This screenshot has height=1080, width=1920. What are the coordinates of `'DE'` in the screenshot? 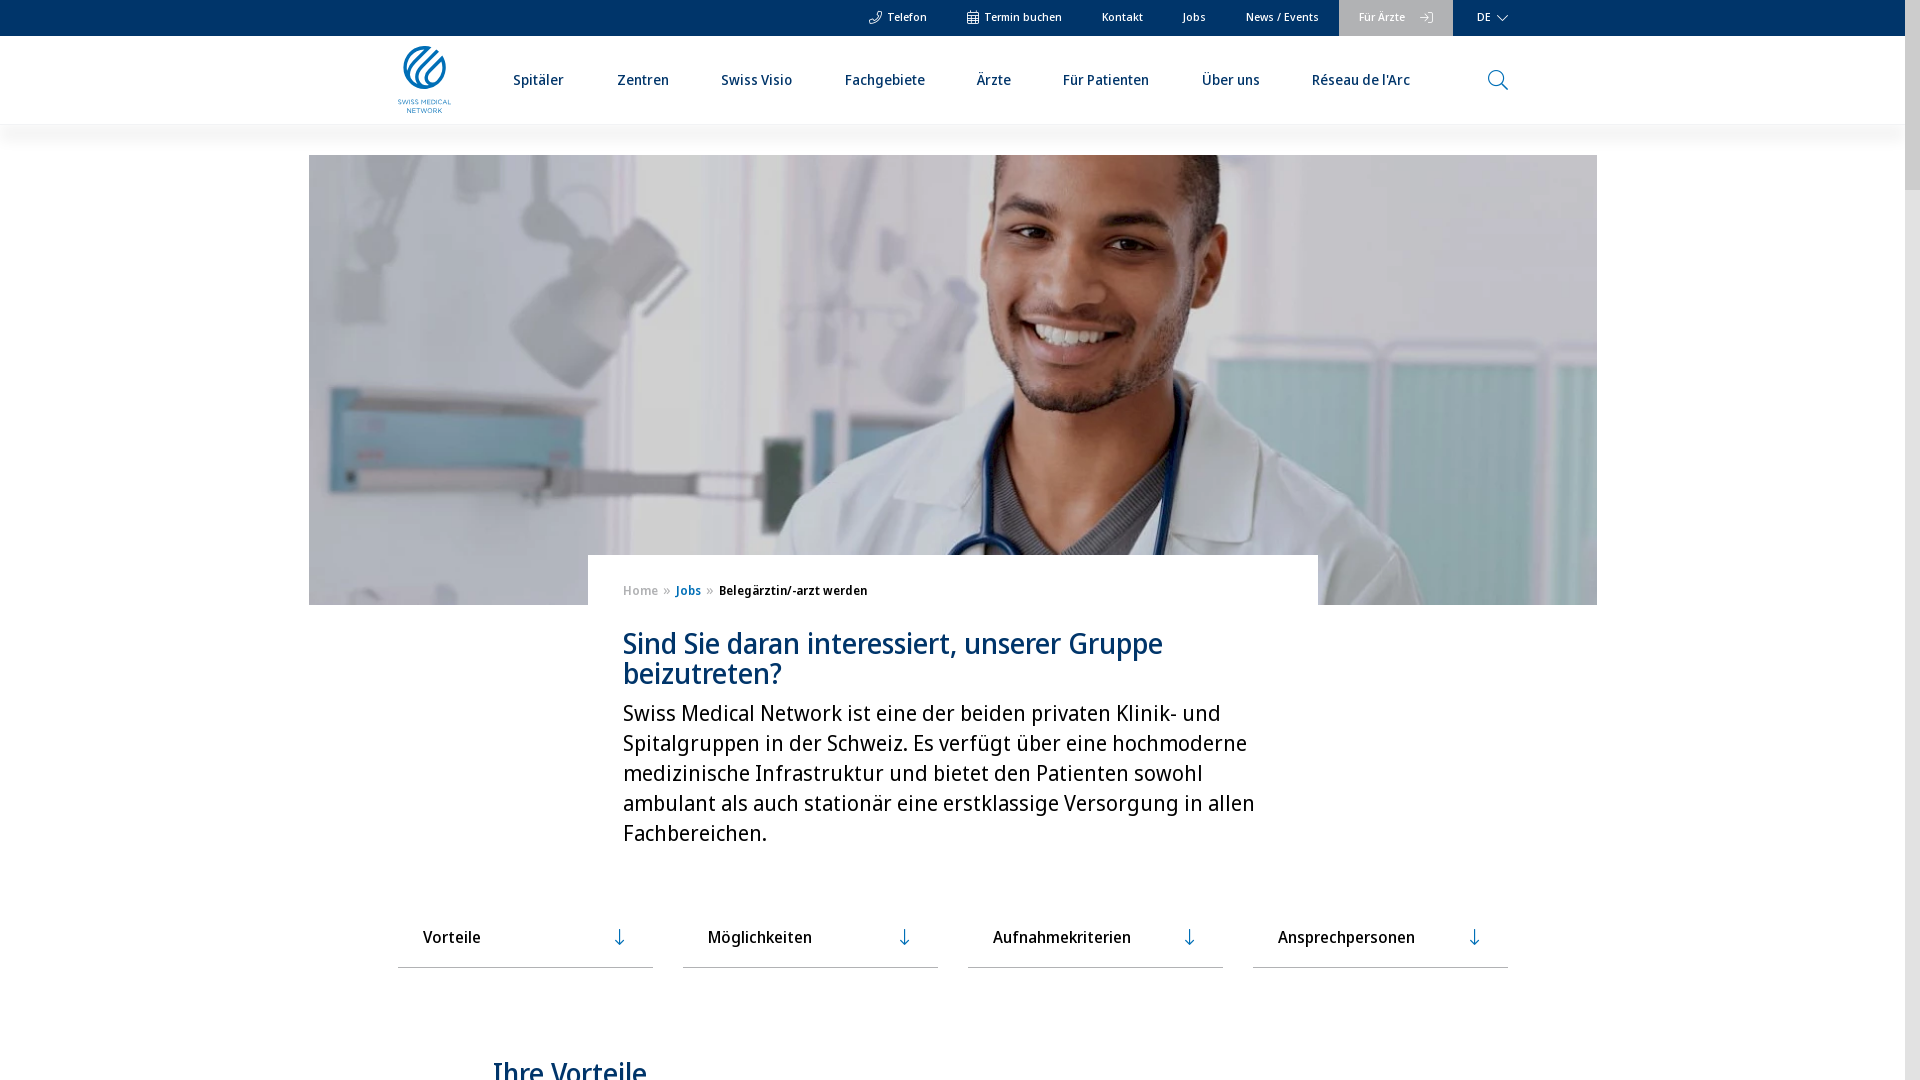 It's located at (1488, 18).